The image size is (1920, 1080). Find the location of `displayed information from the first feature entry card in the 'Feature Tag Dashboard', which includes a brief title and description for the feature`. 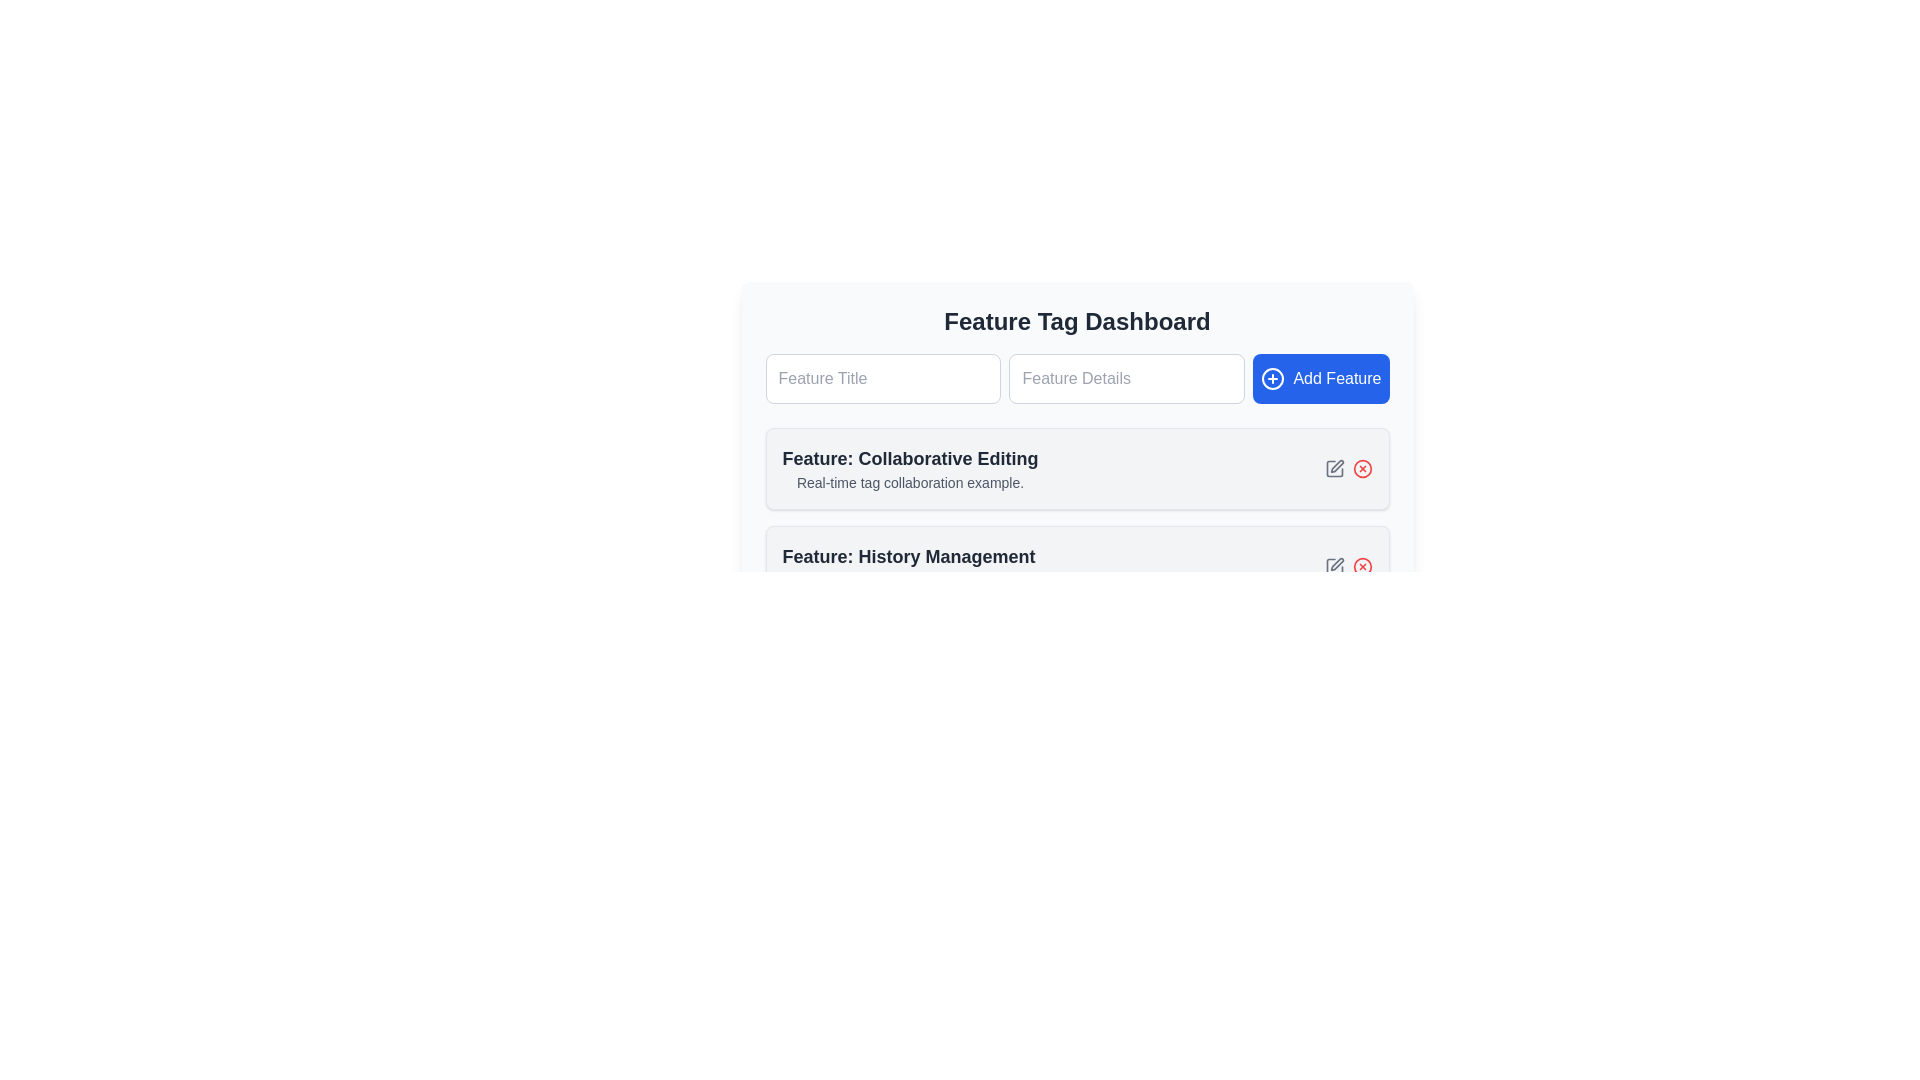

displayed information from the first feature entry card in the 'Feature Tag Dashboard', which includes a brief title and description for the feature is located at coordinates (1076, 516).